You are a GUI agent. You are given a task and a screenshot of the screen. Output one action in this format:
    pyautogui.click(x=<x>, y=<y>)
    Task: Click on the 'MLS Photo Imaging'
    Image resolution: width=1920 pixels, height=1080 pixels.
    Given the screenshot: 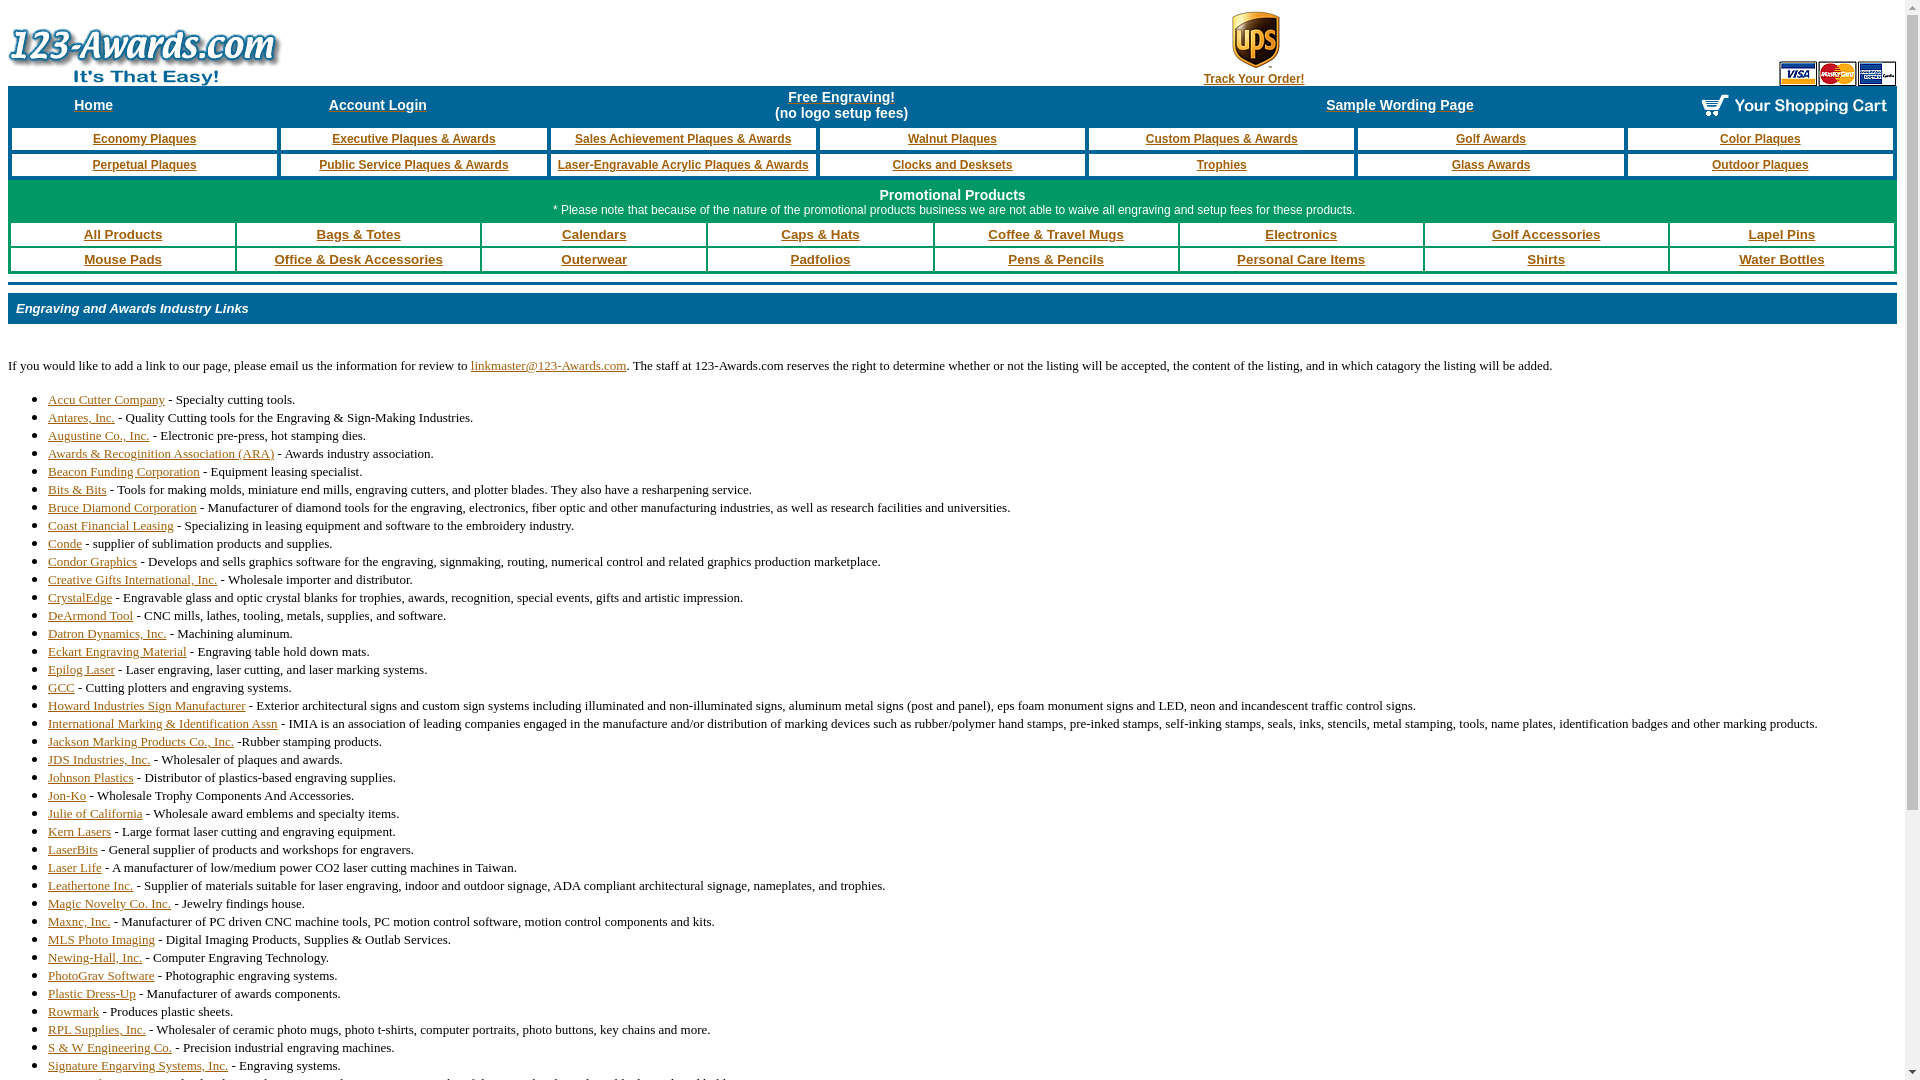 What is the action you would take?
    pyautogui.click(x=100, y=939)
    